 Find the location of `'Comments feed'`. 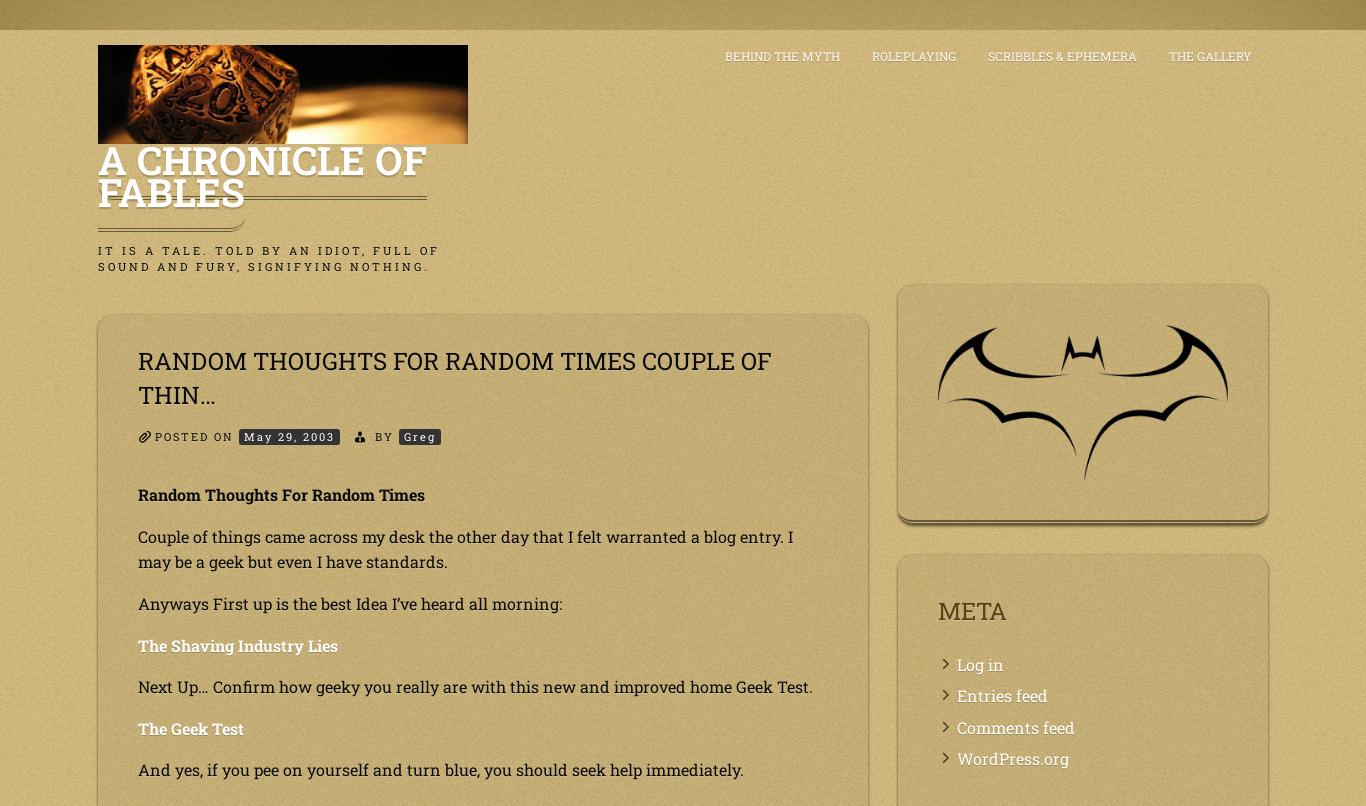

'Comments feed' is located at coordinates (1016, 726).